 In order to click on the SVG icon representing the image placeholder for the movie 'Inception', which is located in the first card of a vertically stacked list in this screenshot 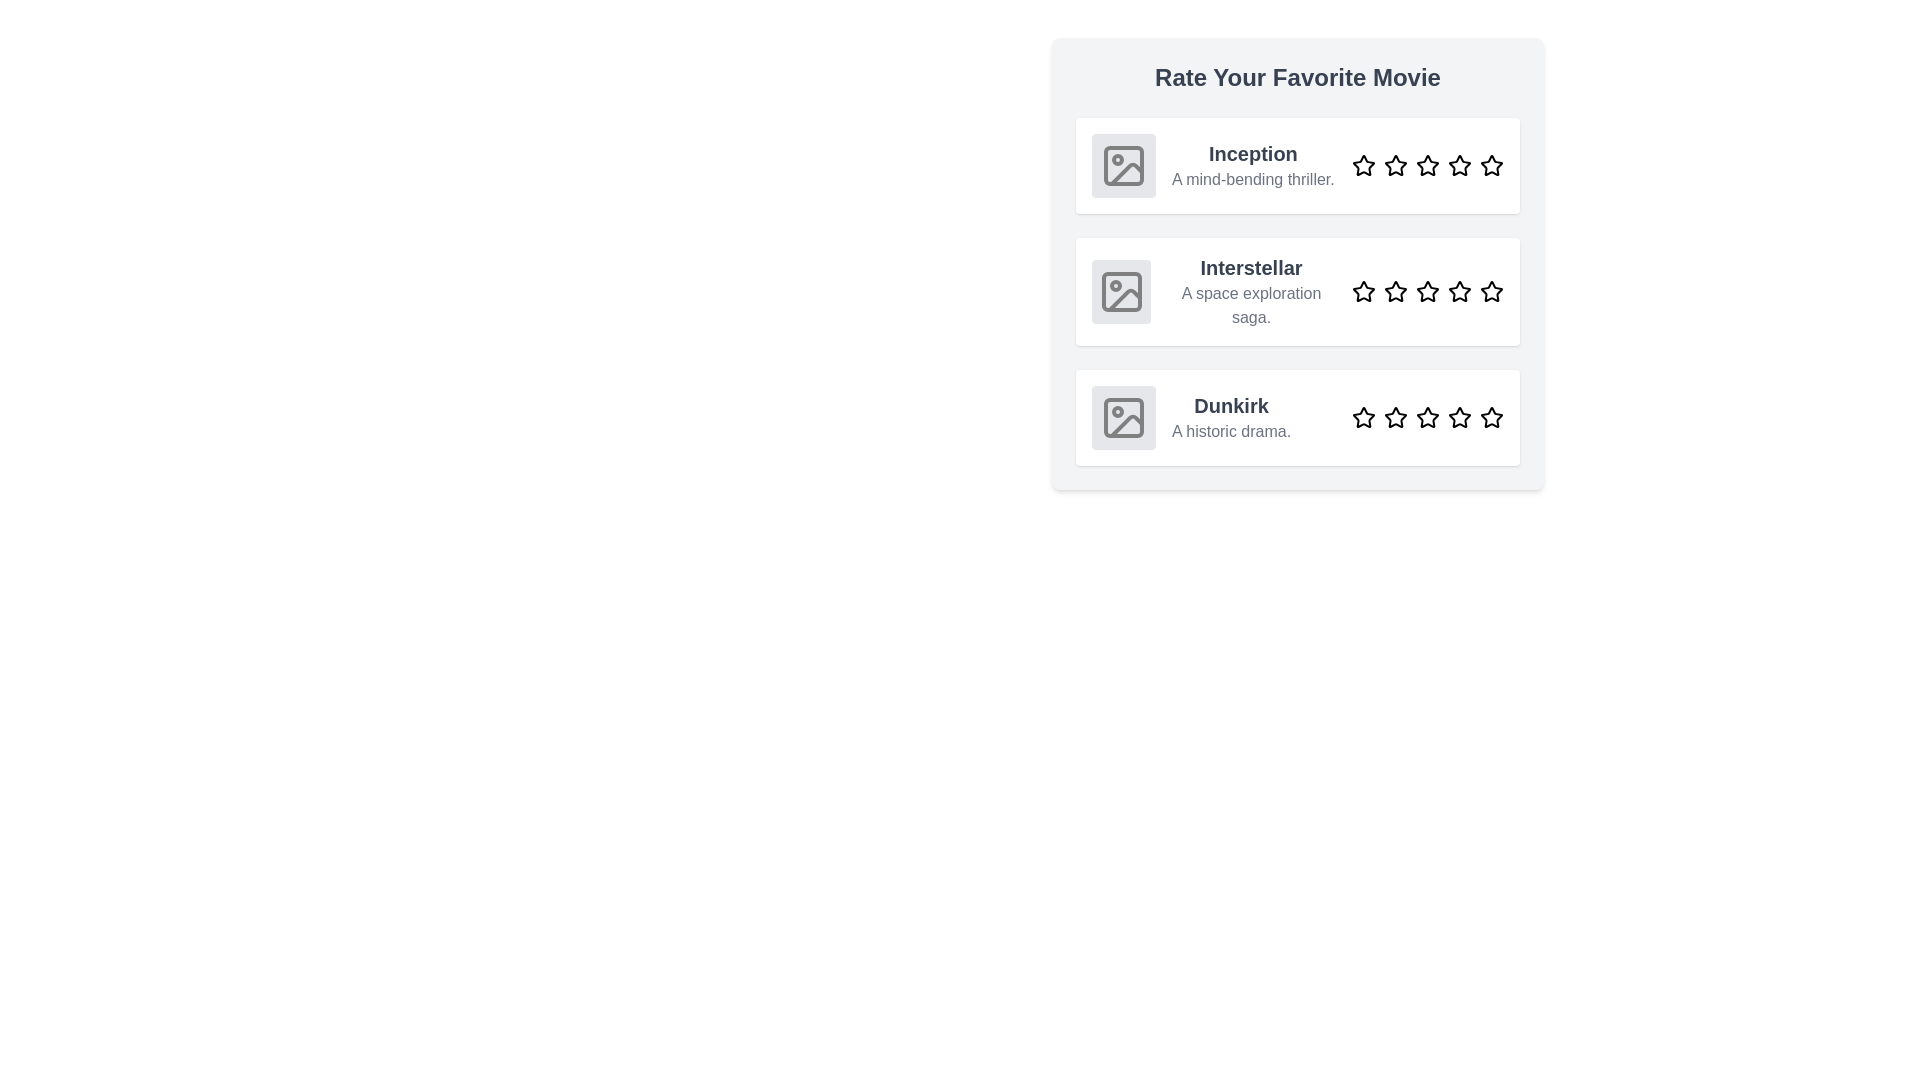, I will do `click(1123, 164)`.